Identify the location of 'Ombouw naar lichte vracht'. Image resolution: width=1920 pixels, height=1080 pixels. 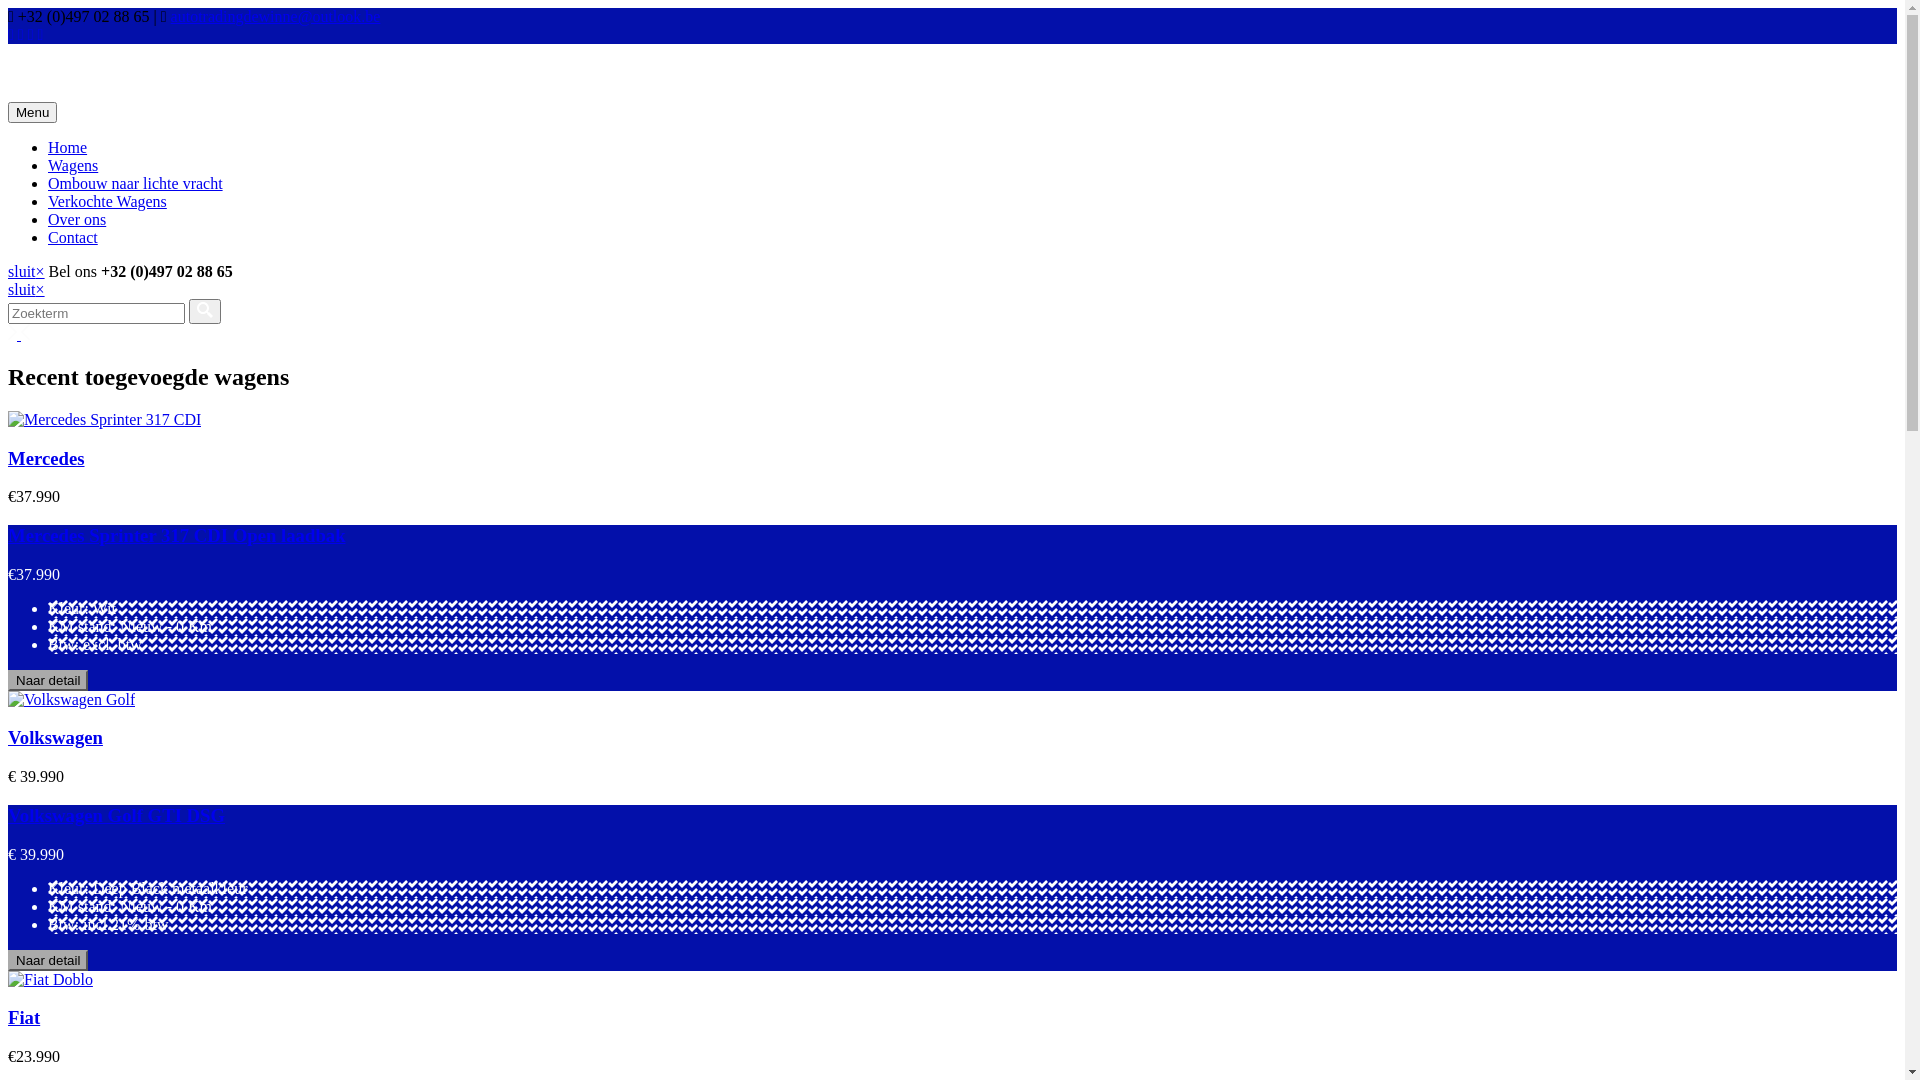
(134, 183).